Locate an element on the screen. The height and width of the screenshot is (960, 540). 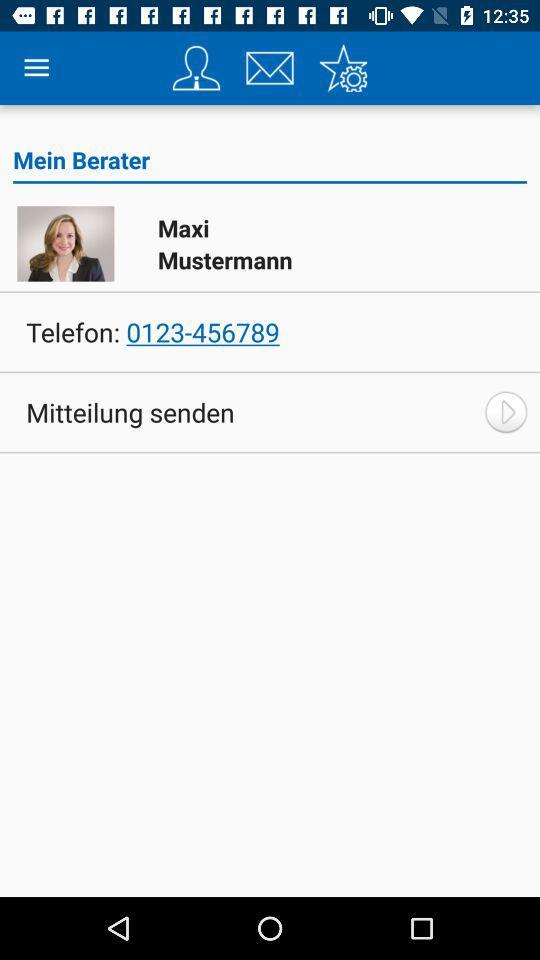
contacts is located at coordinates (196, 68).